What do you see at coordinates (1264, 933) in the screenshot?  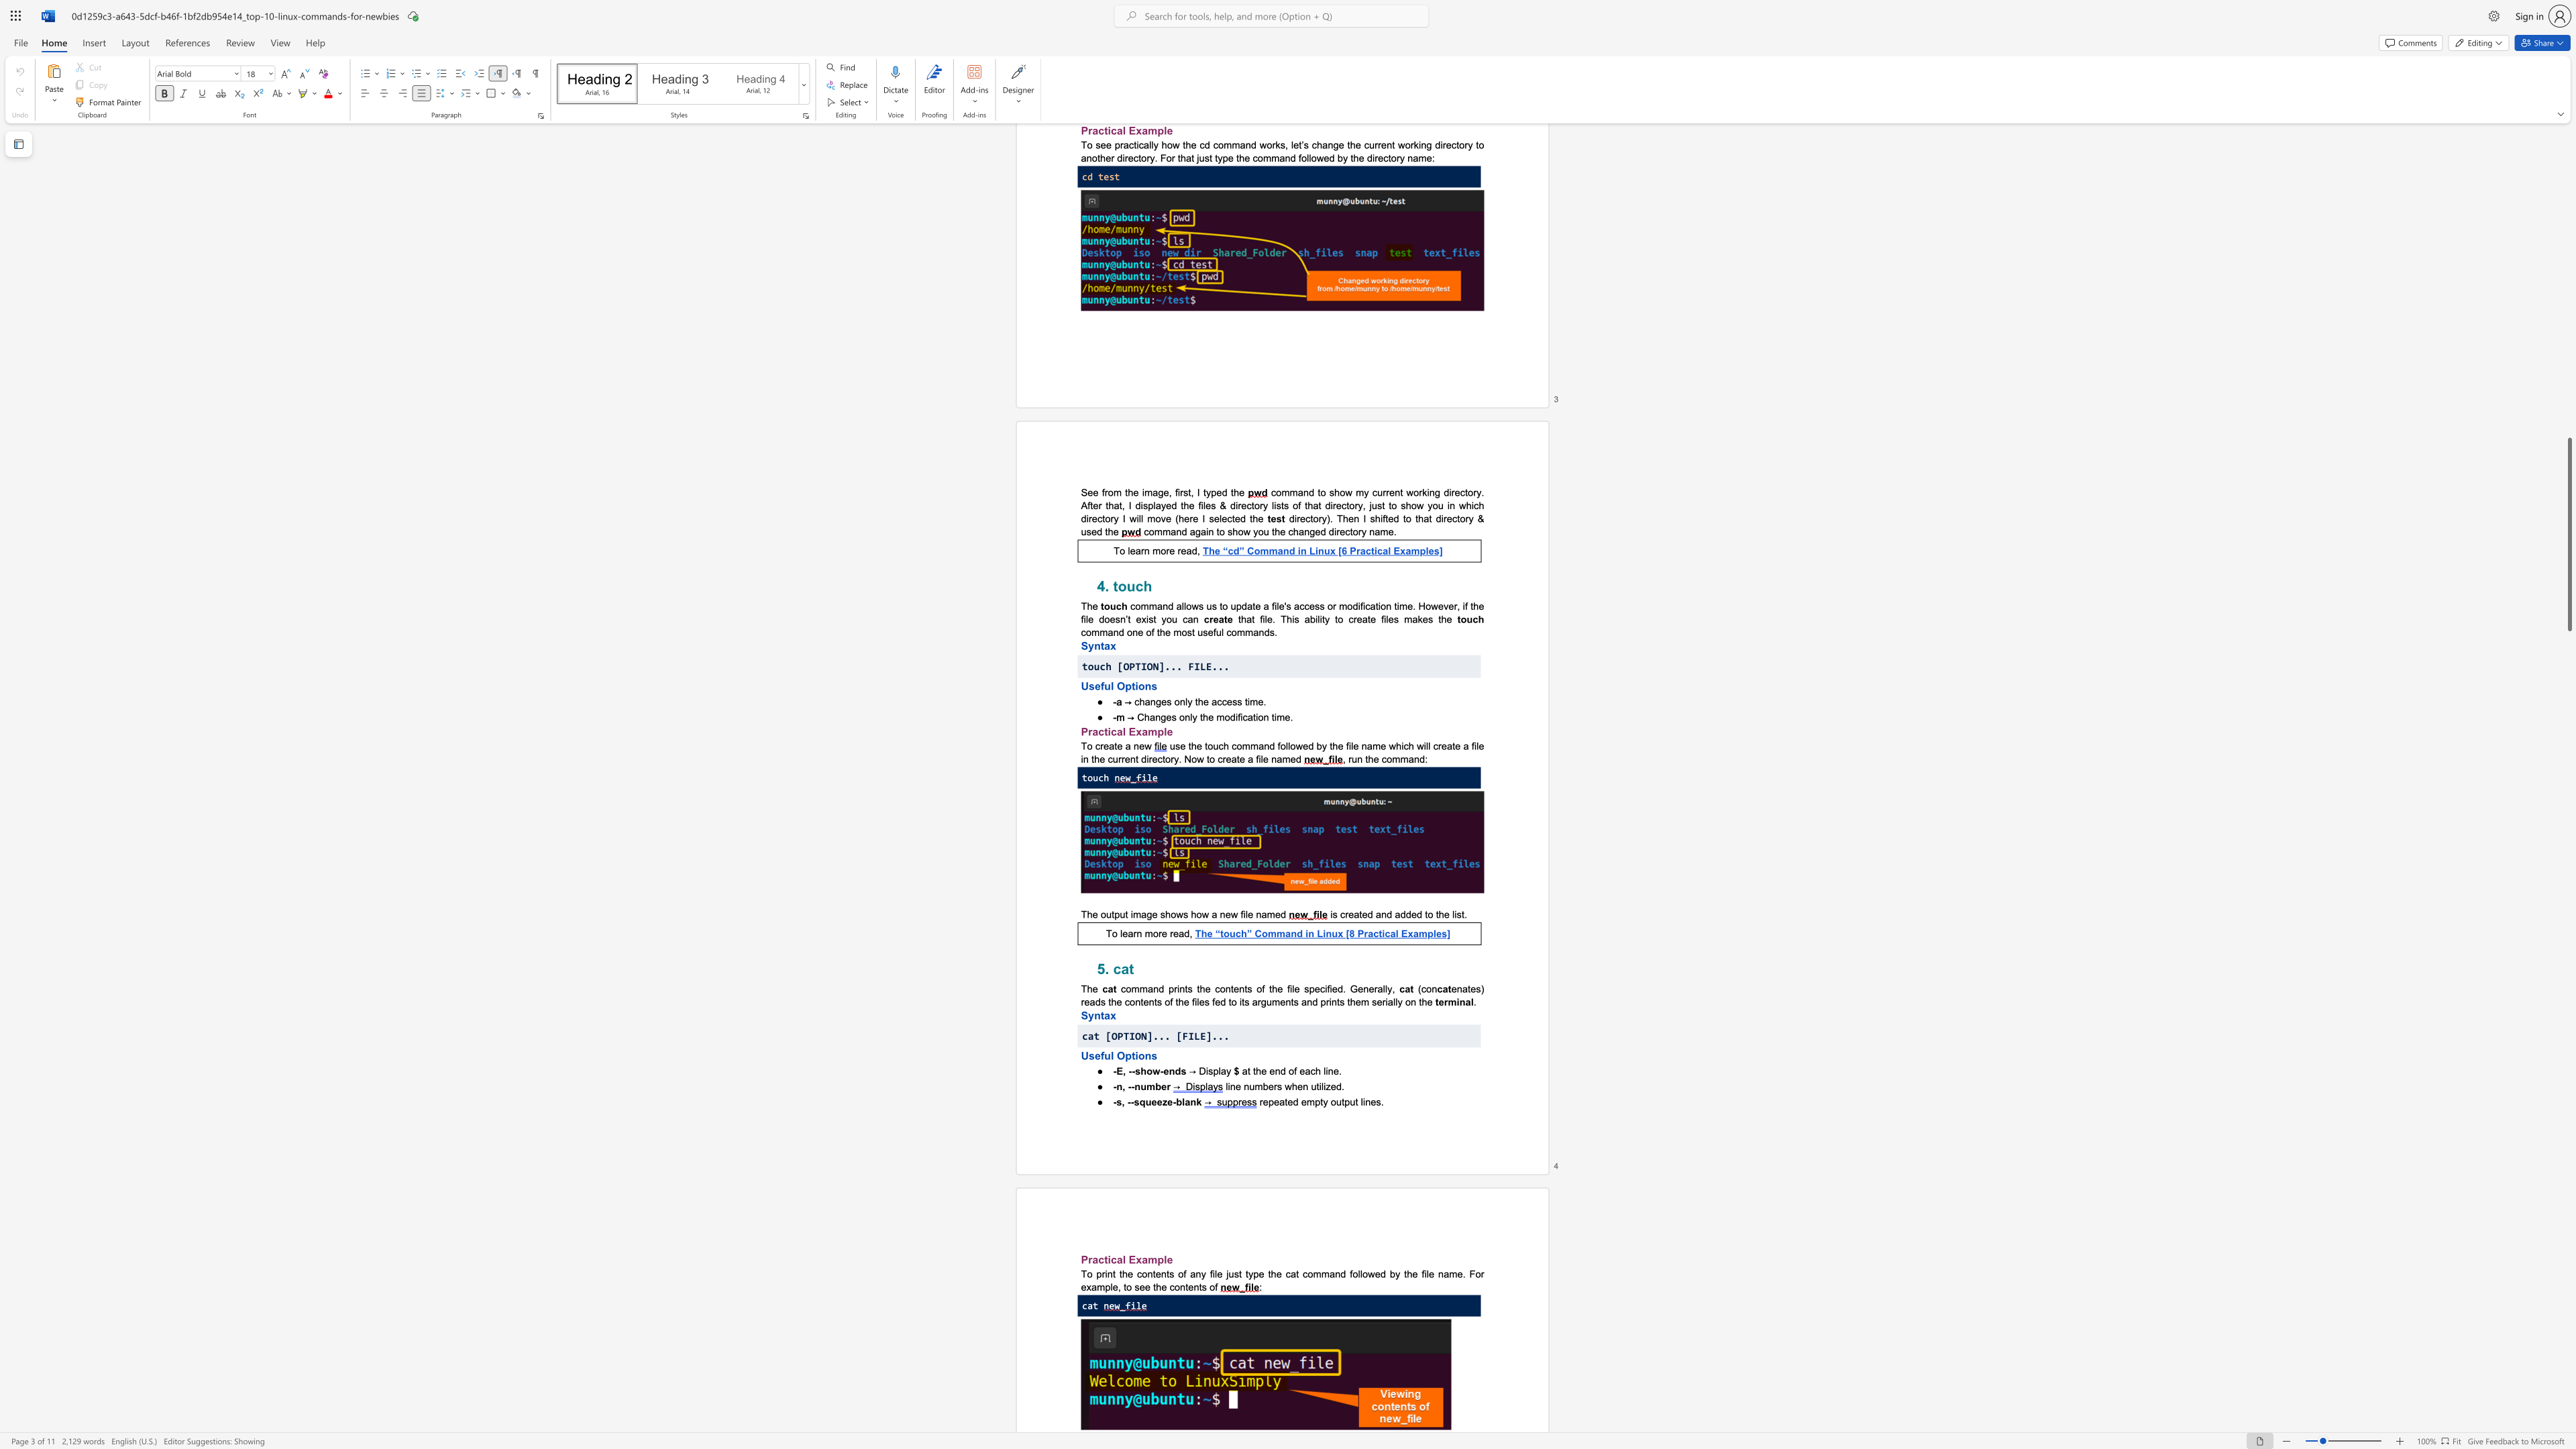 I see `the 2th character "o" in the text` at bounding box center [1264, 933].